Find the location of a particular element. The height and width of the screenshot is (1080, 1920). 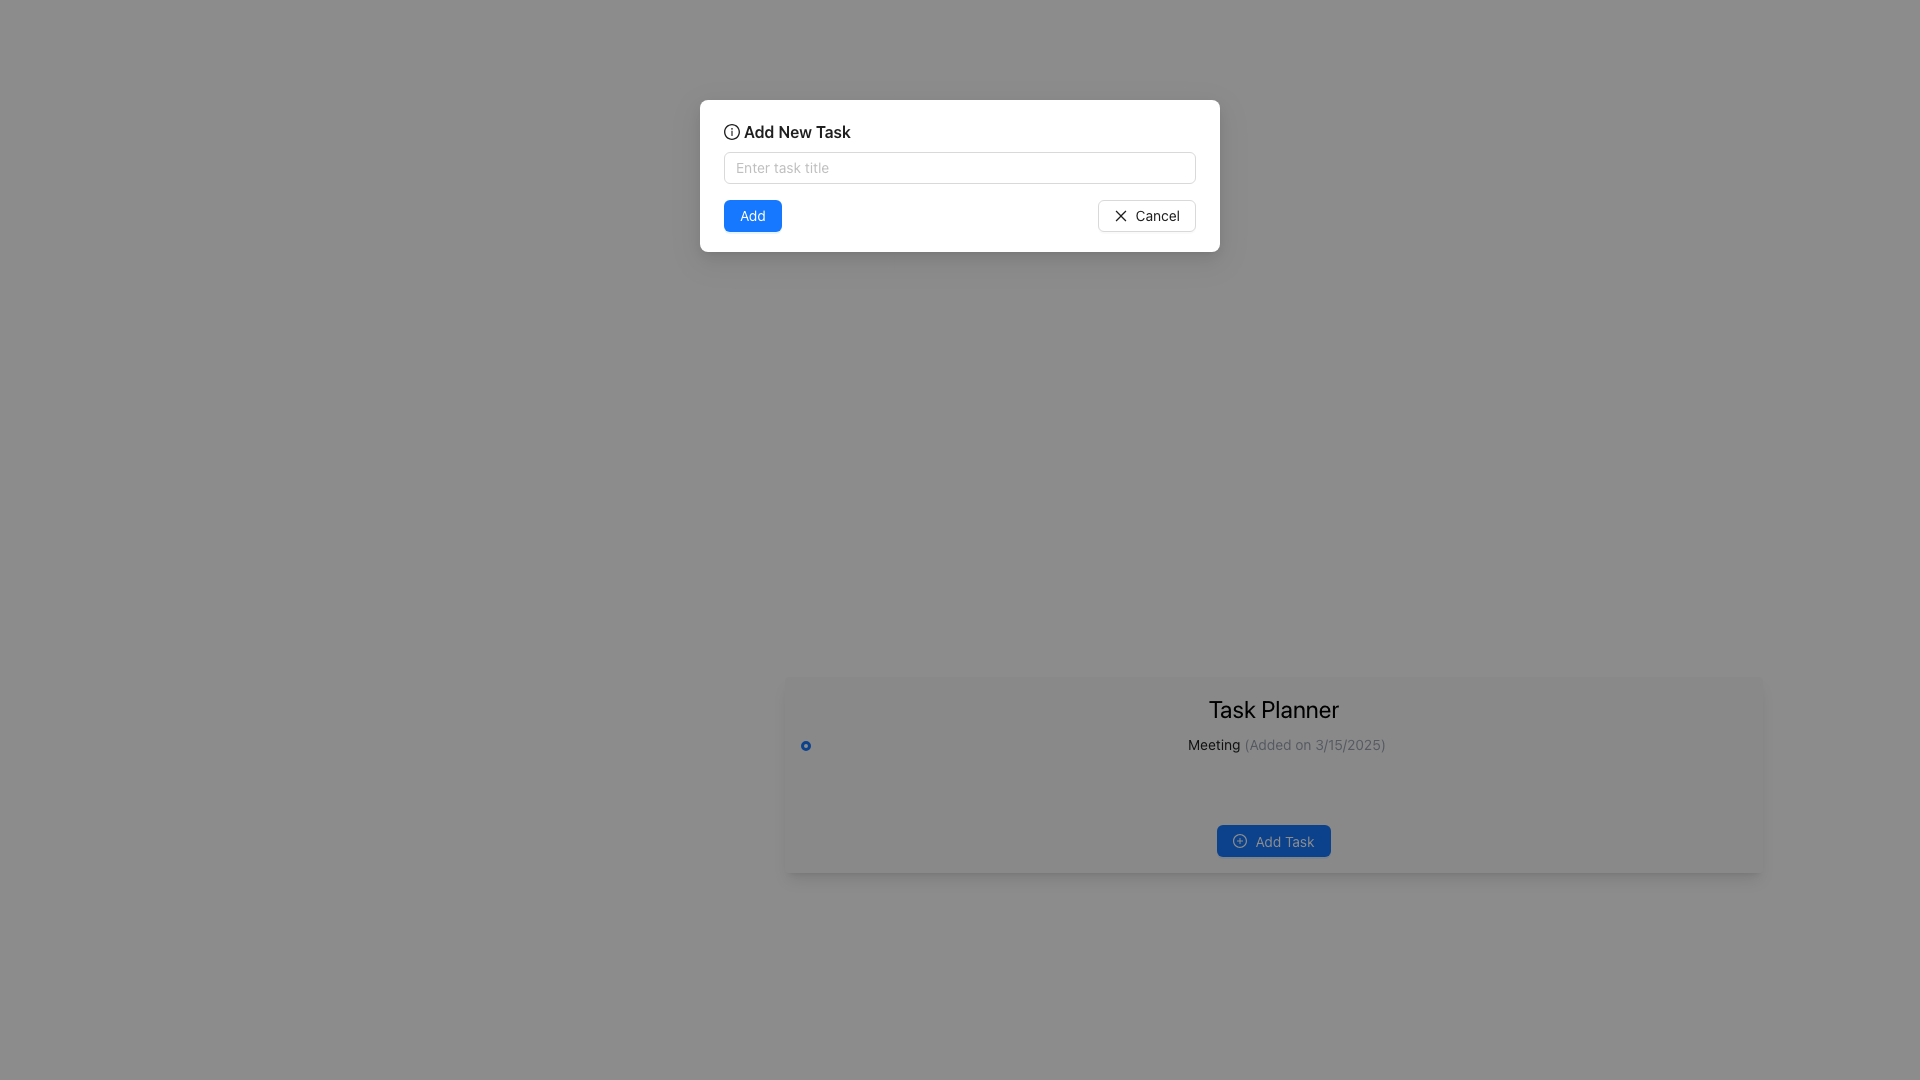

the 'Add Task' text which is displayed in white font on a blue rectangular button with rounded corners located below the 'Task Planner' header is located at coordinates (1285, 840).